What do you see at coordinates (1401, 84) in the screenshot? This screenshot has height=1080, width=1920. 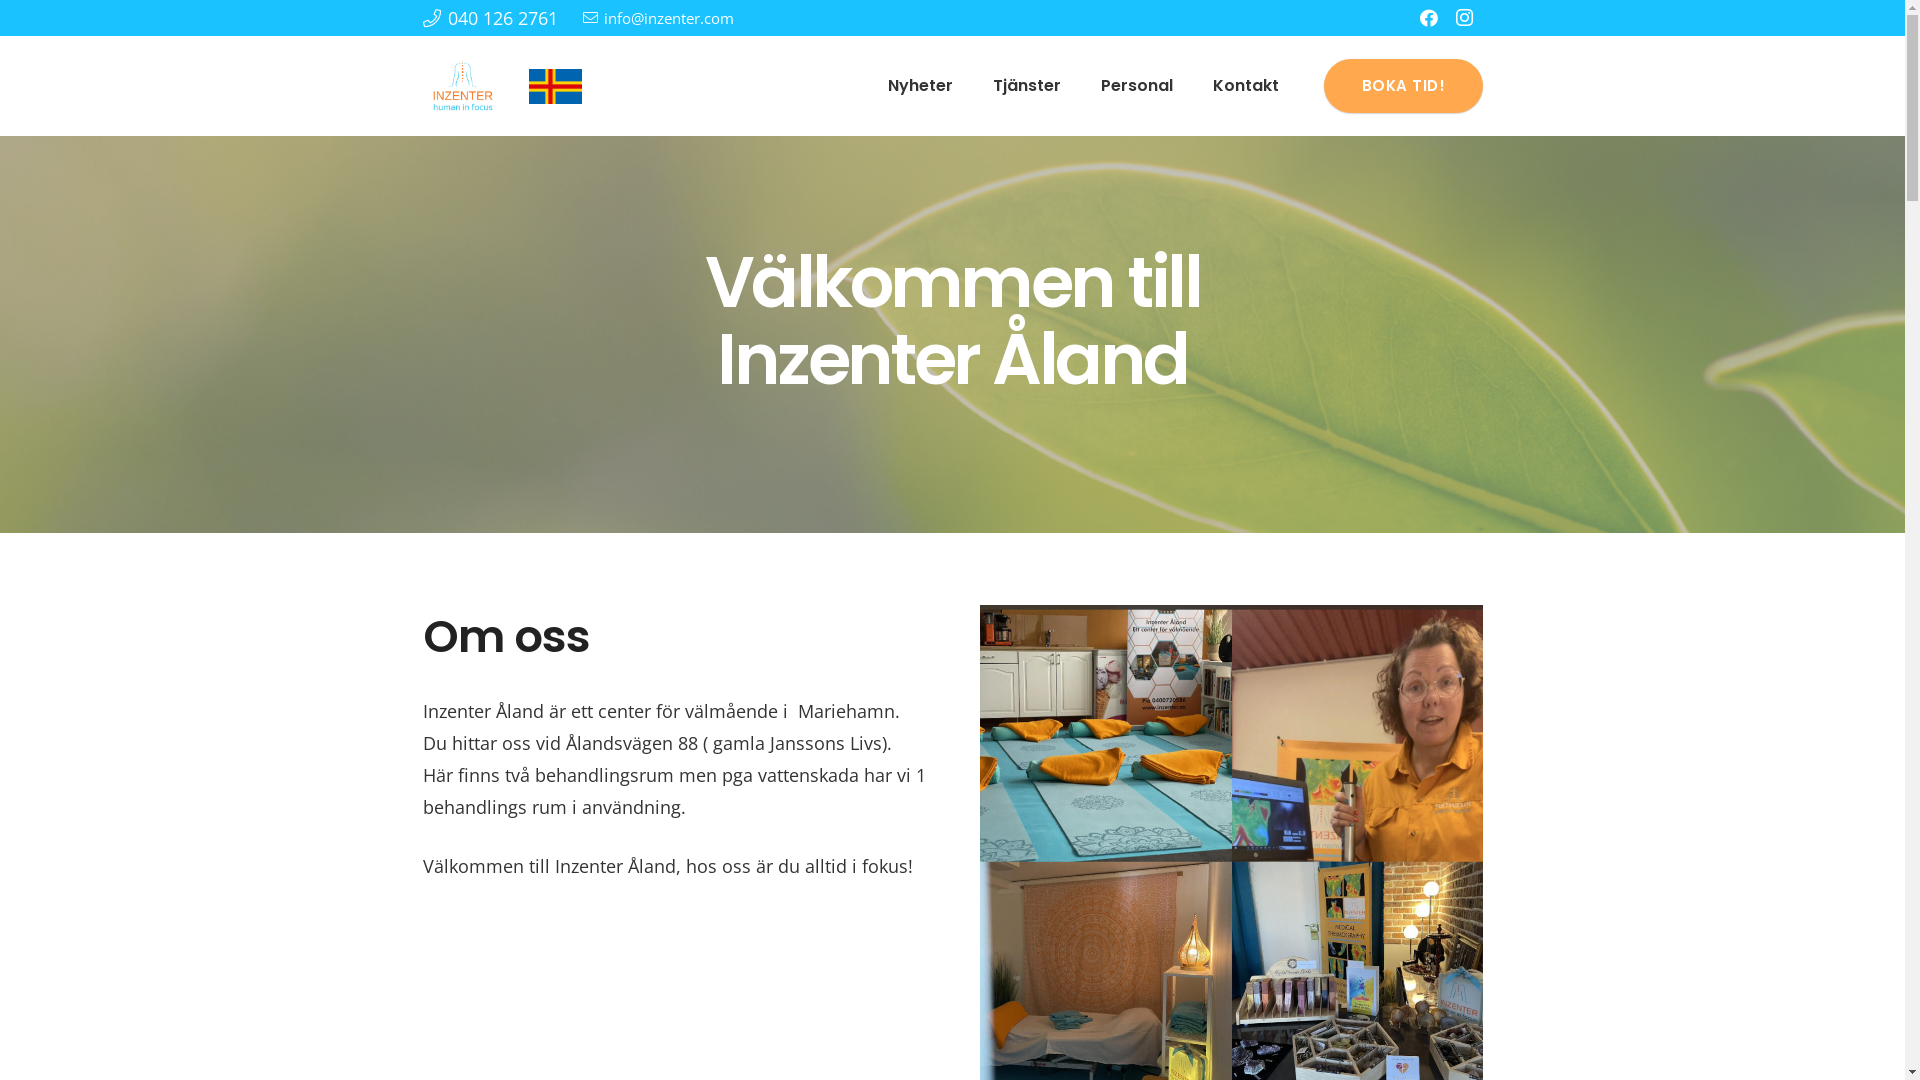 I see `'BOKA TID!'` at bounding box center [1401, 84].